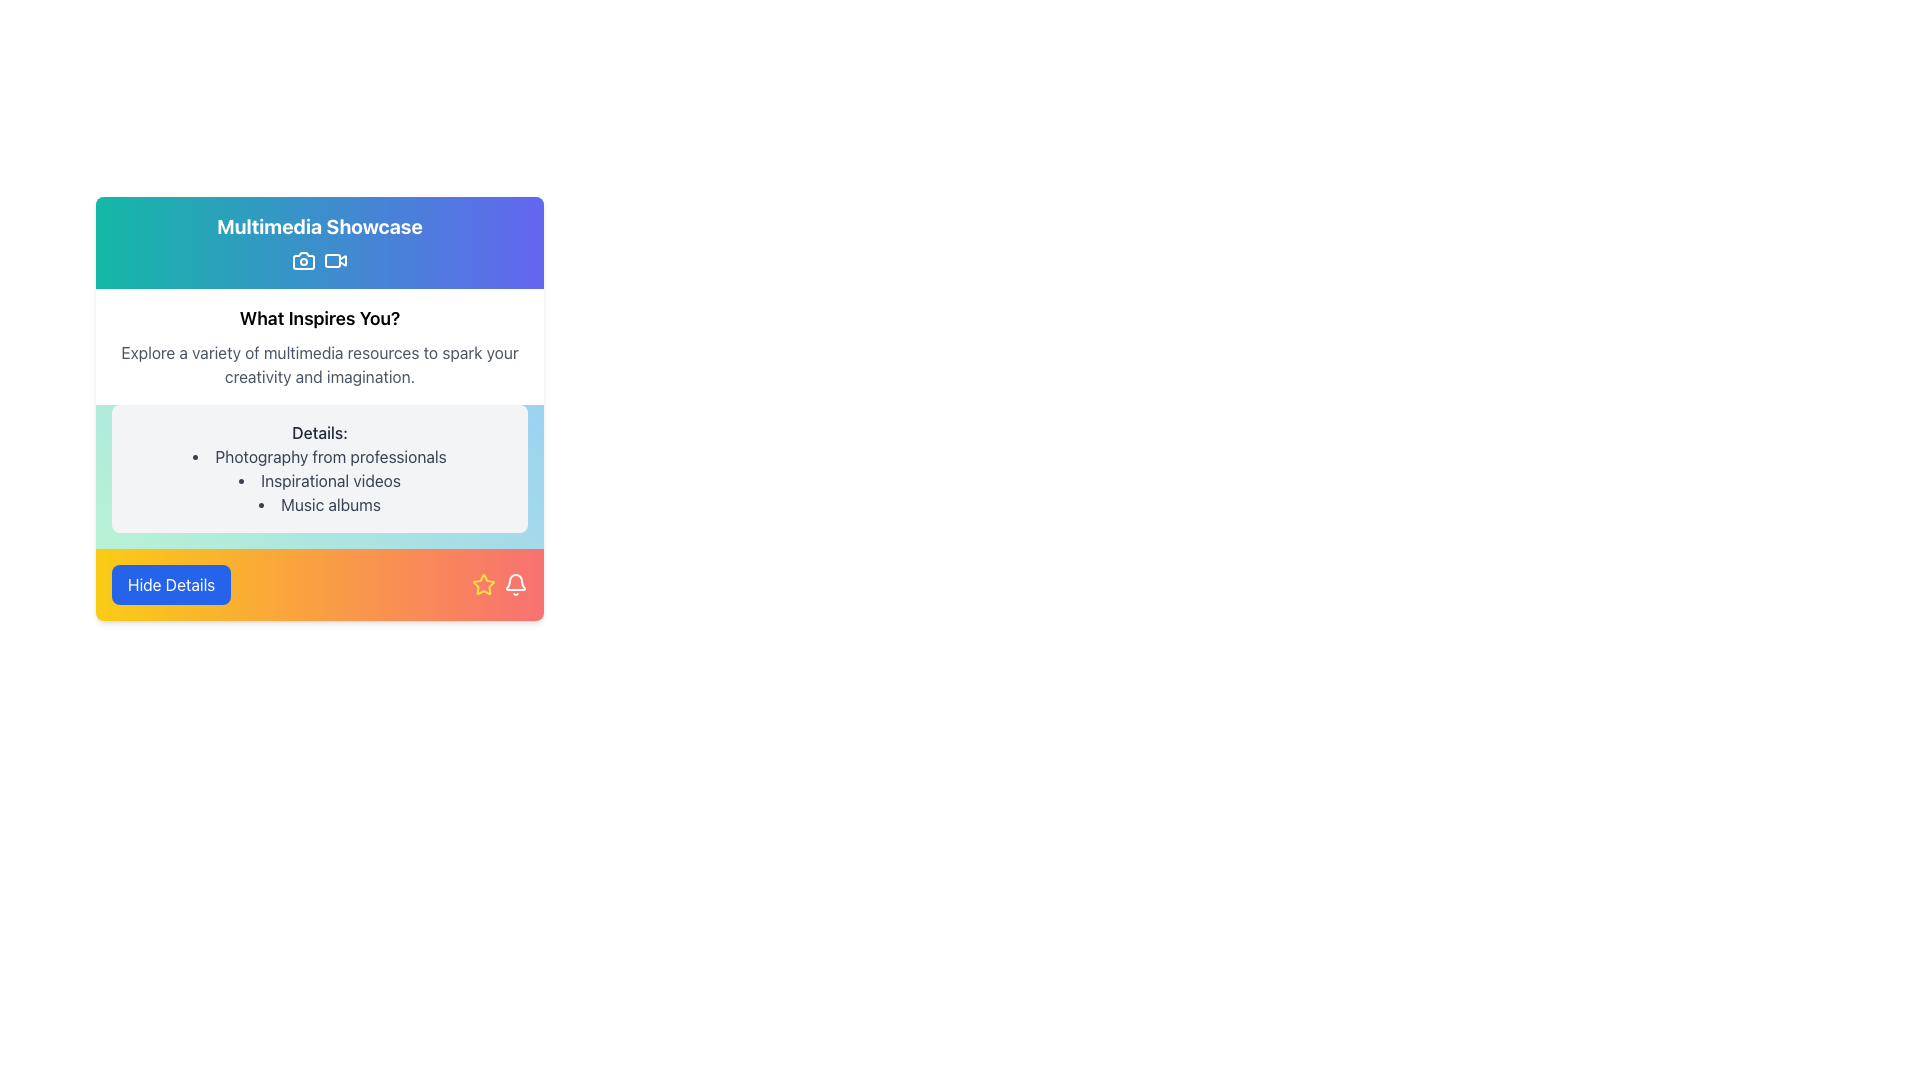  Describe the element at coordinates (484, 584) in the screenshot. I see `the interactive icon located at the bottom-right corner of the interface, which is part of a horizontal group of icons within the orange-red gradient area, positioned to the left of the bell icon` at that location.